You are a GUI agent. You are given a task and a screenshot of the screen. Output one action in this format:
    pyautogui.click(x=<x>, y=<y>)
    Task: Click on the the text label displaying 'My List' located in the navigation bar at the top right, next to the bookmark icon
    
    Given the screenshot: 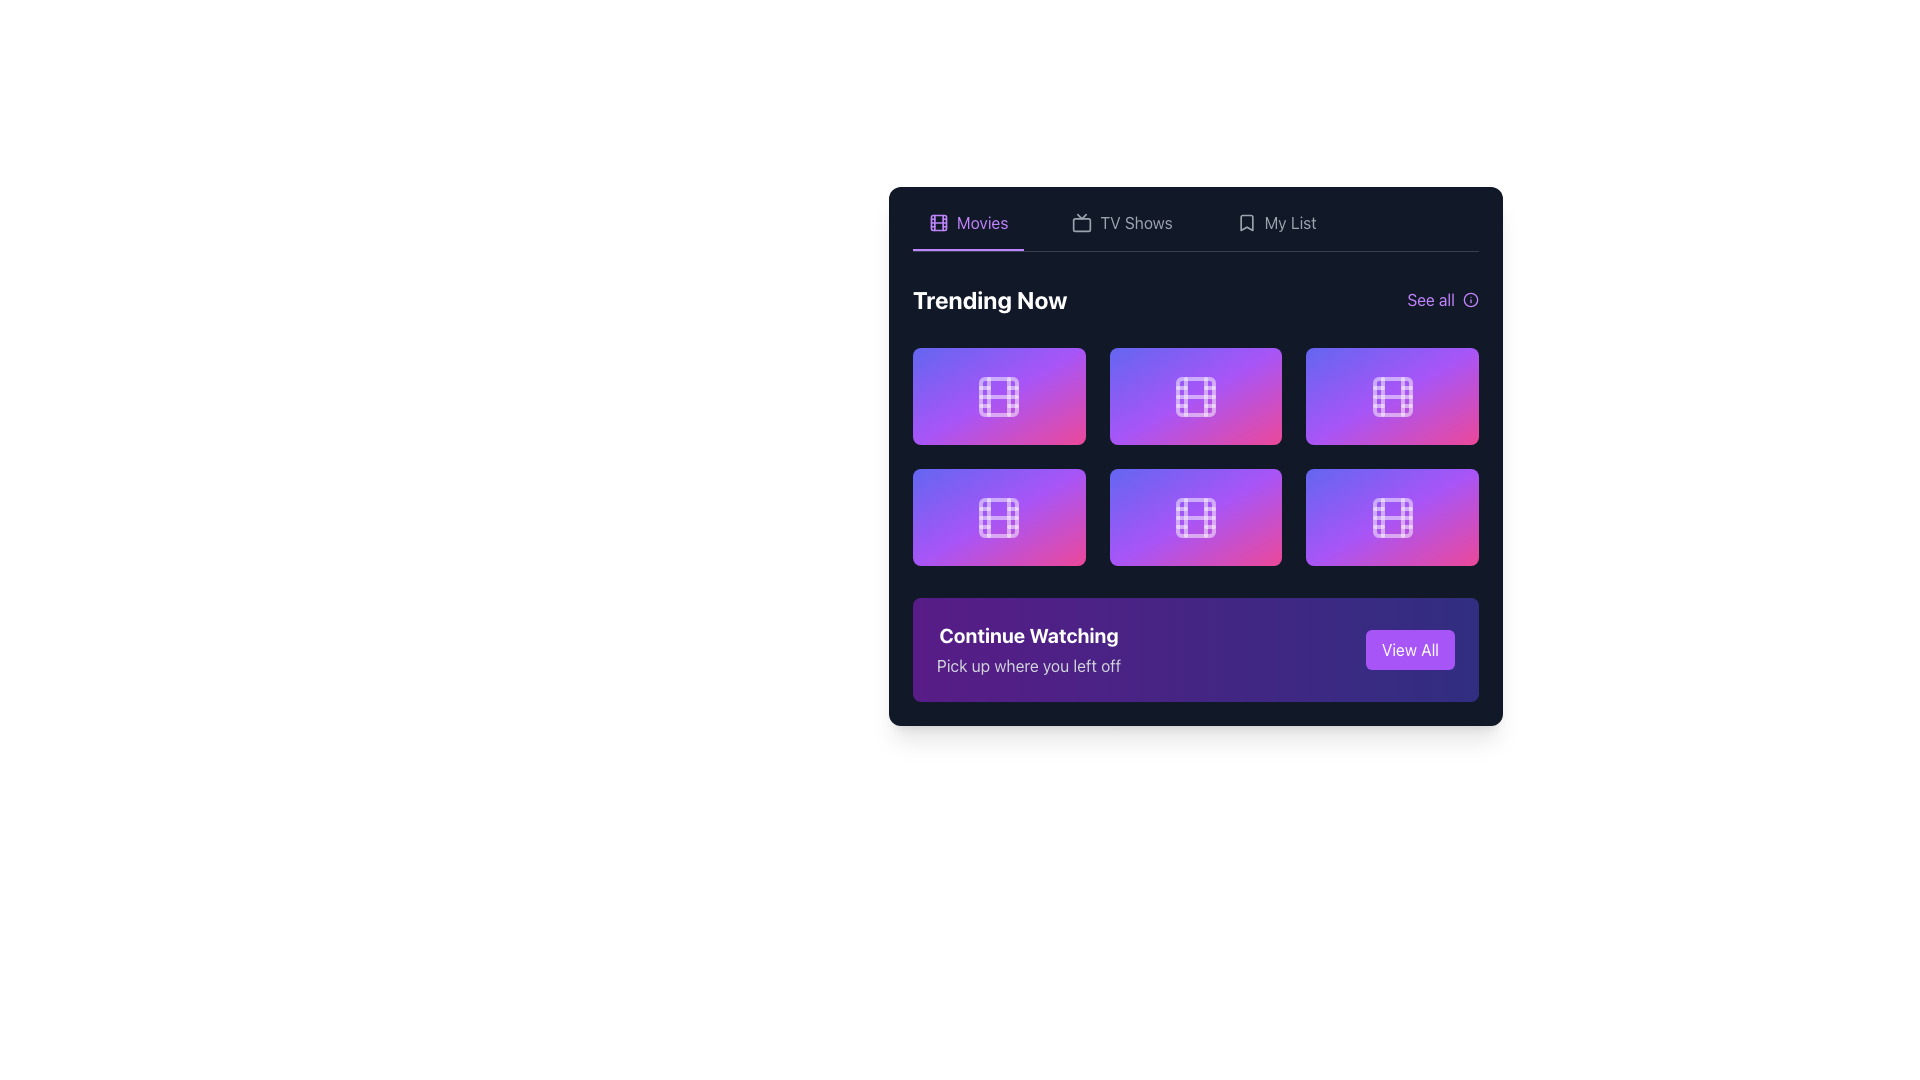 What is the action you would take?
    pyautogui.click(x=1290, y=223)
    